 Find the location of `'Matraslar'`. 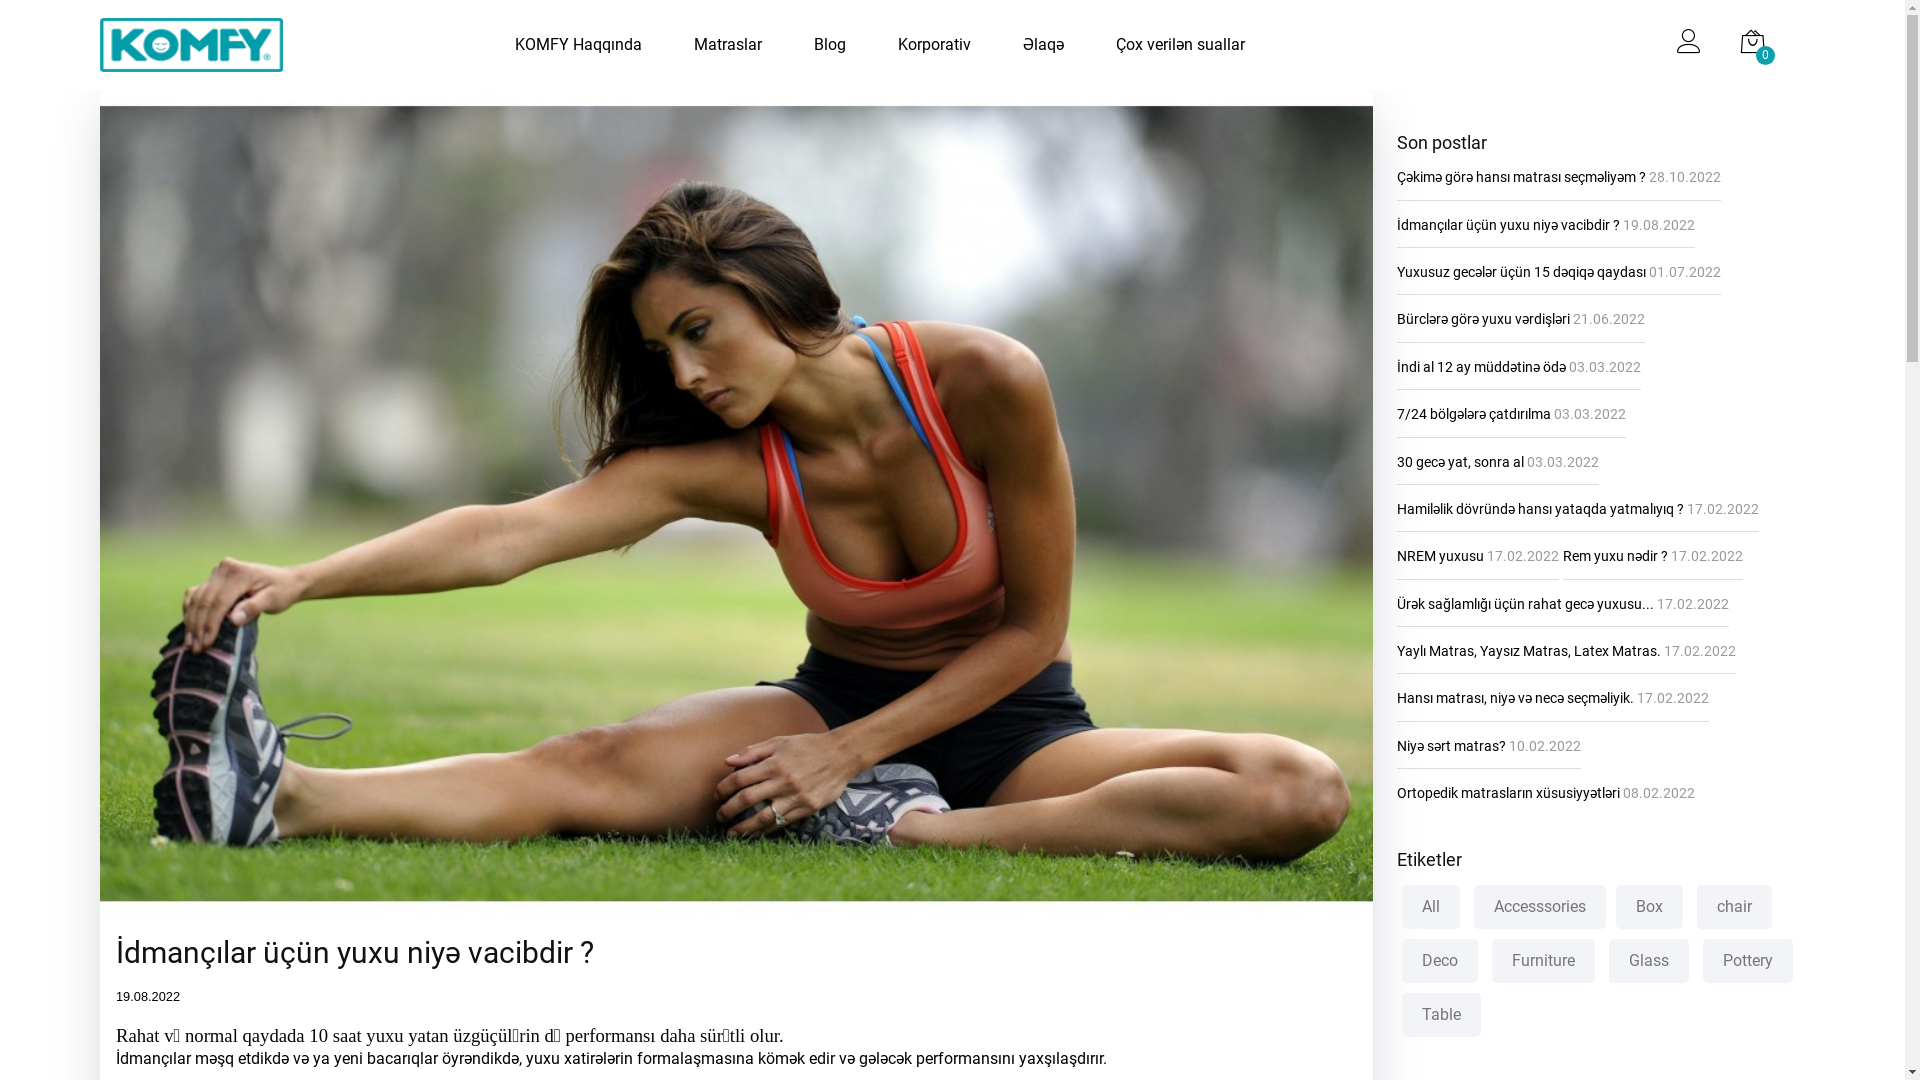

'Matraslar' is located at coordinates (727, 45).